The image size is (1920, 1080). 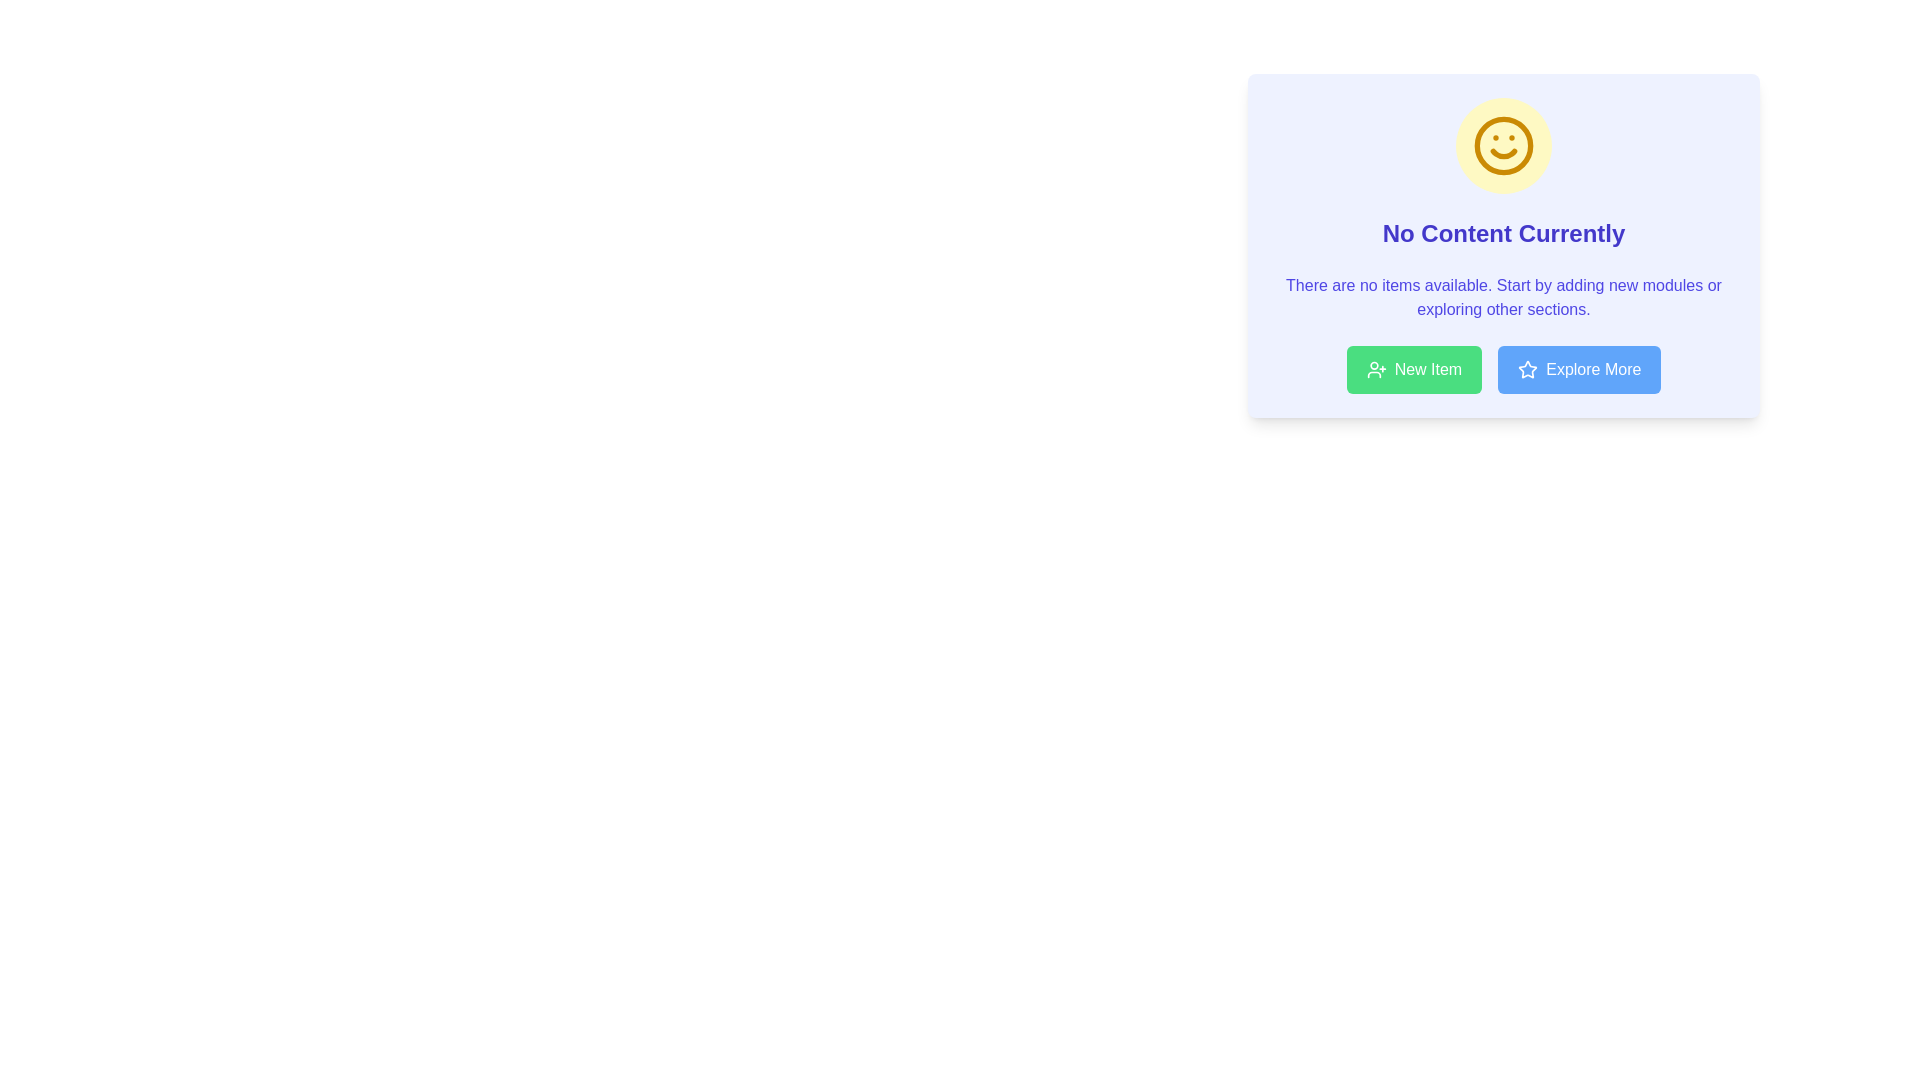 What do you see at coordinates (1503, 145) in the screenshot?
I see `the circular icon with a light yellow background and a smiley face, located at the top center of the card interface above the title text 'No Content Currently'` at bounding box center [1503, 145].